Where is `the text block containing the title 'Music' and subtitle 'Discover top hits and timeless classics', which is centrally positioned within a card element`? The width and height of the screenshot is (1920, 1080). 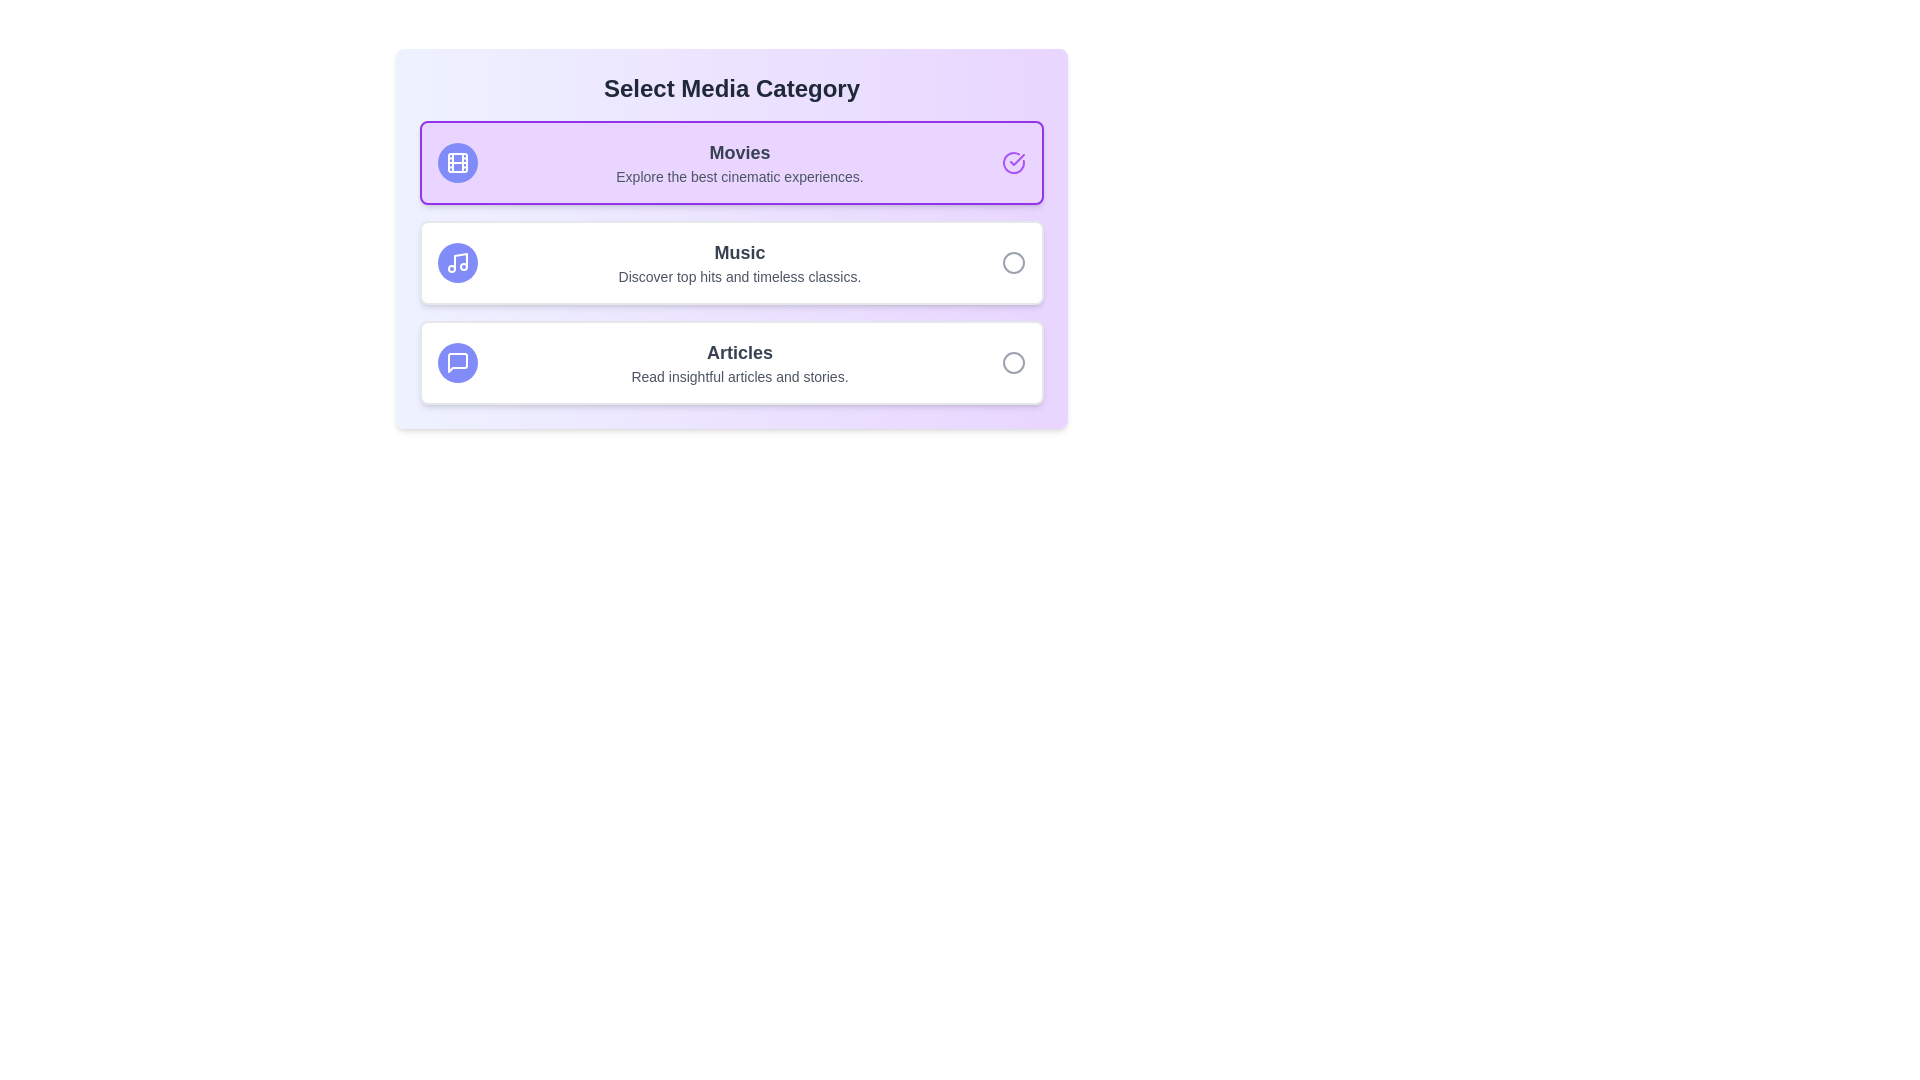
the text block containing the title 'Music' and subtitle 'Discover top hits and timeless classics', which is centrally positioned within a card element is located at coordinates (738, 261).